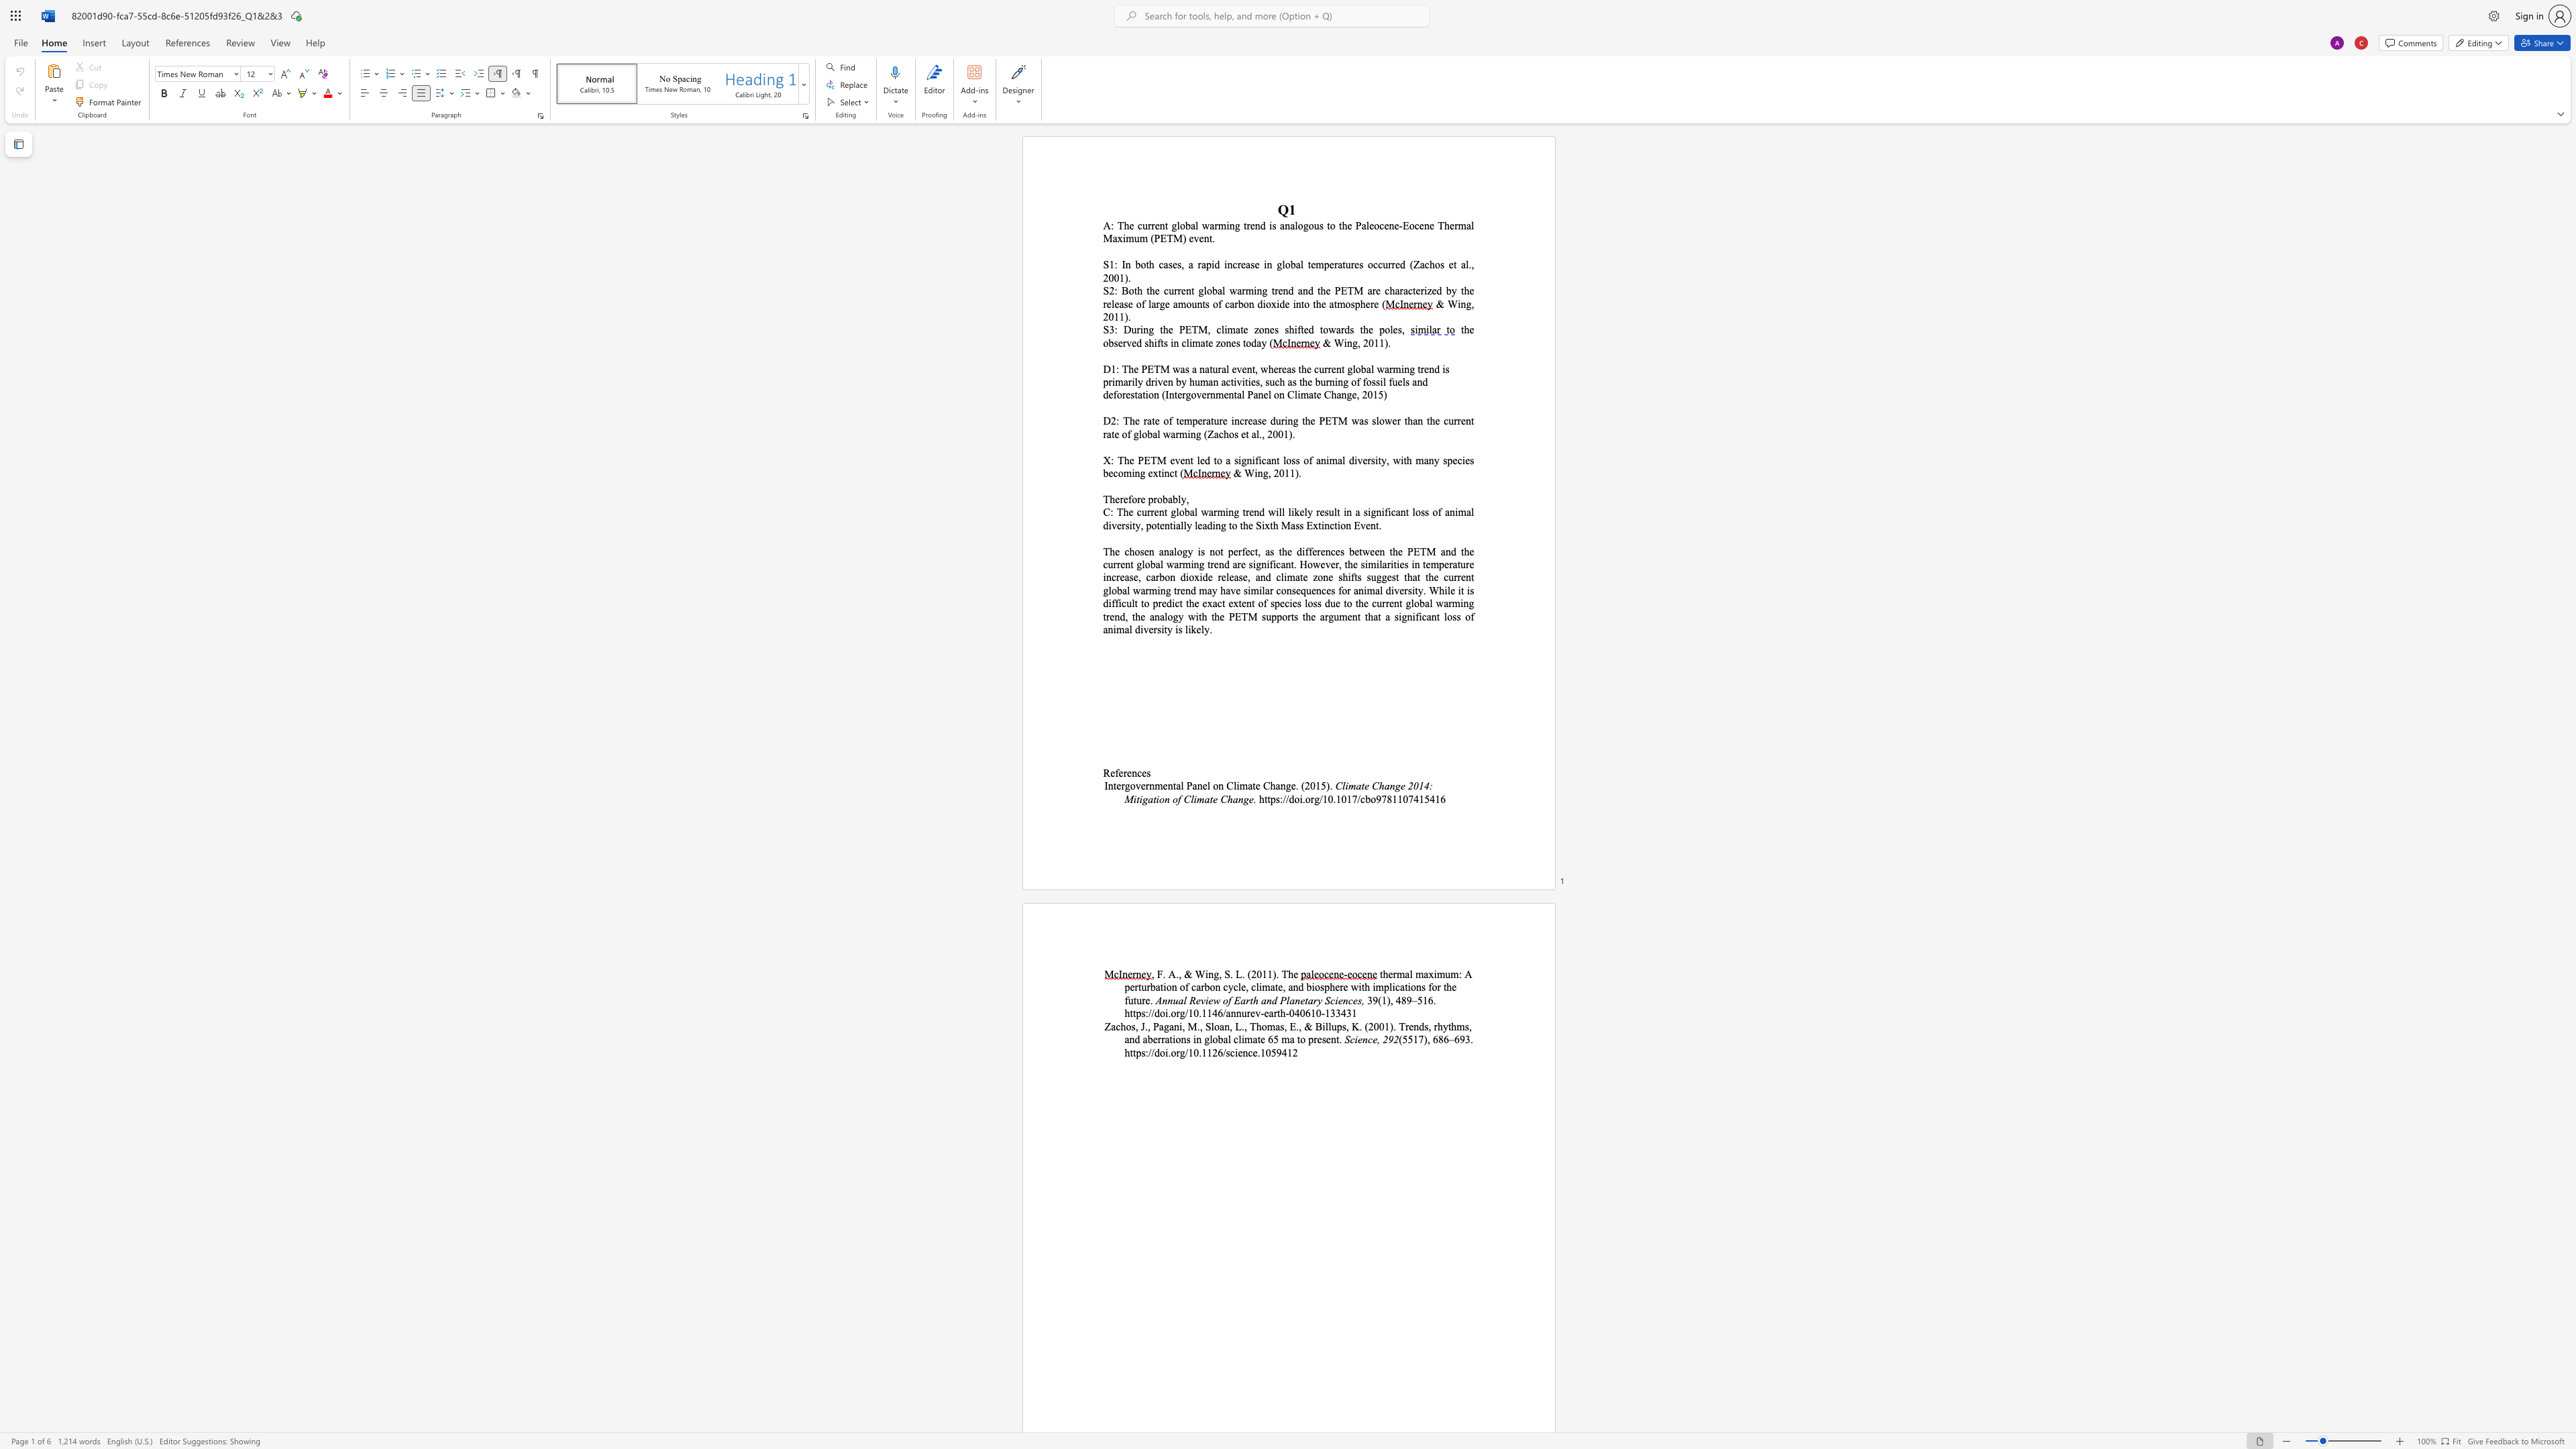  I want to click on the 1th character "p" in the text, so click(1272, 798).